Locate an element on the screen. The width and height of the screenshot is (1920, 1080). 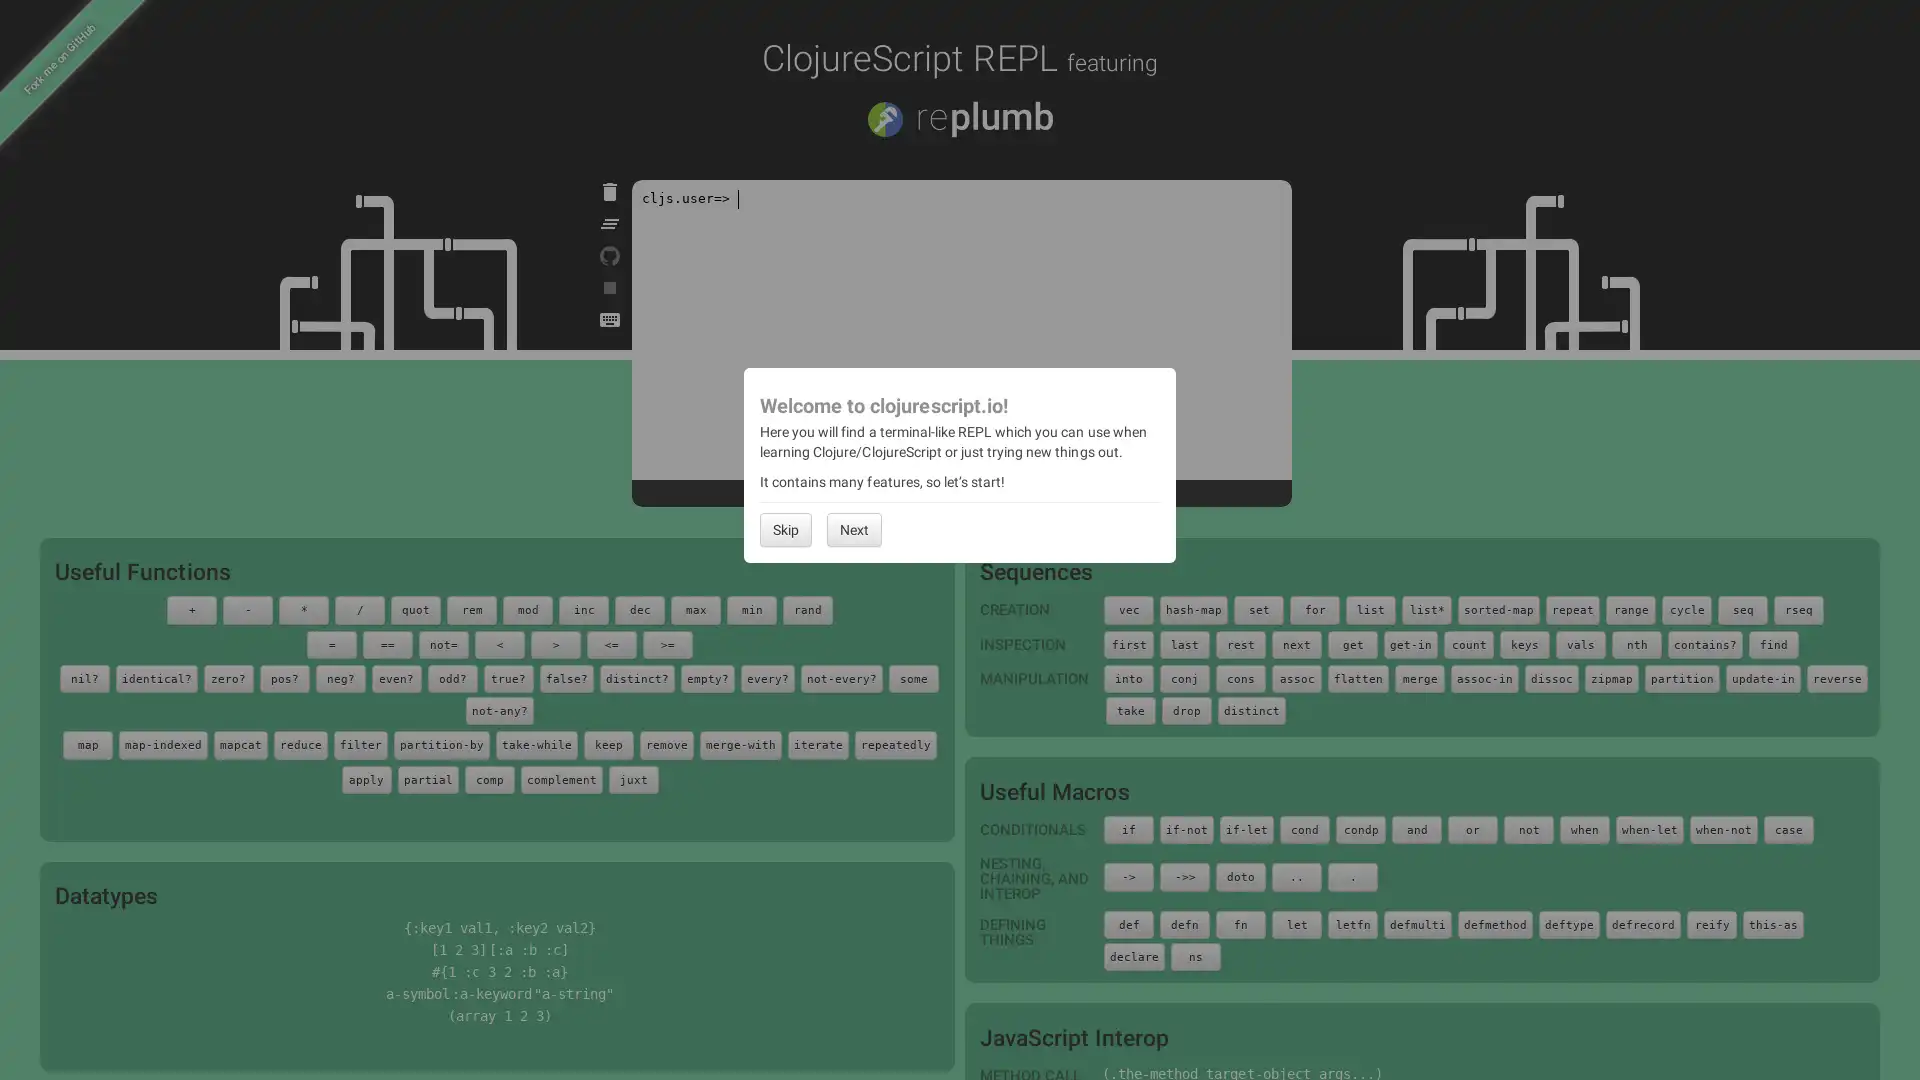
quot is located at coordinates (415, 608).